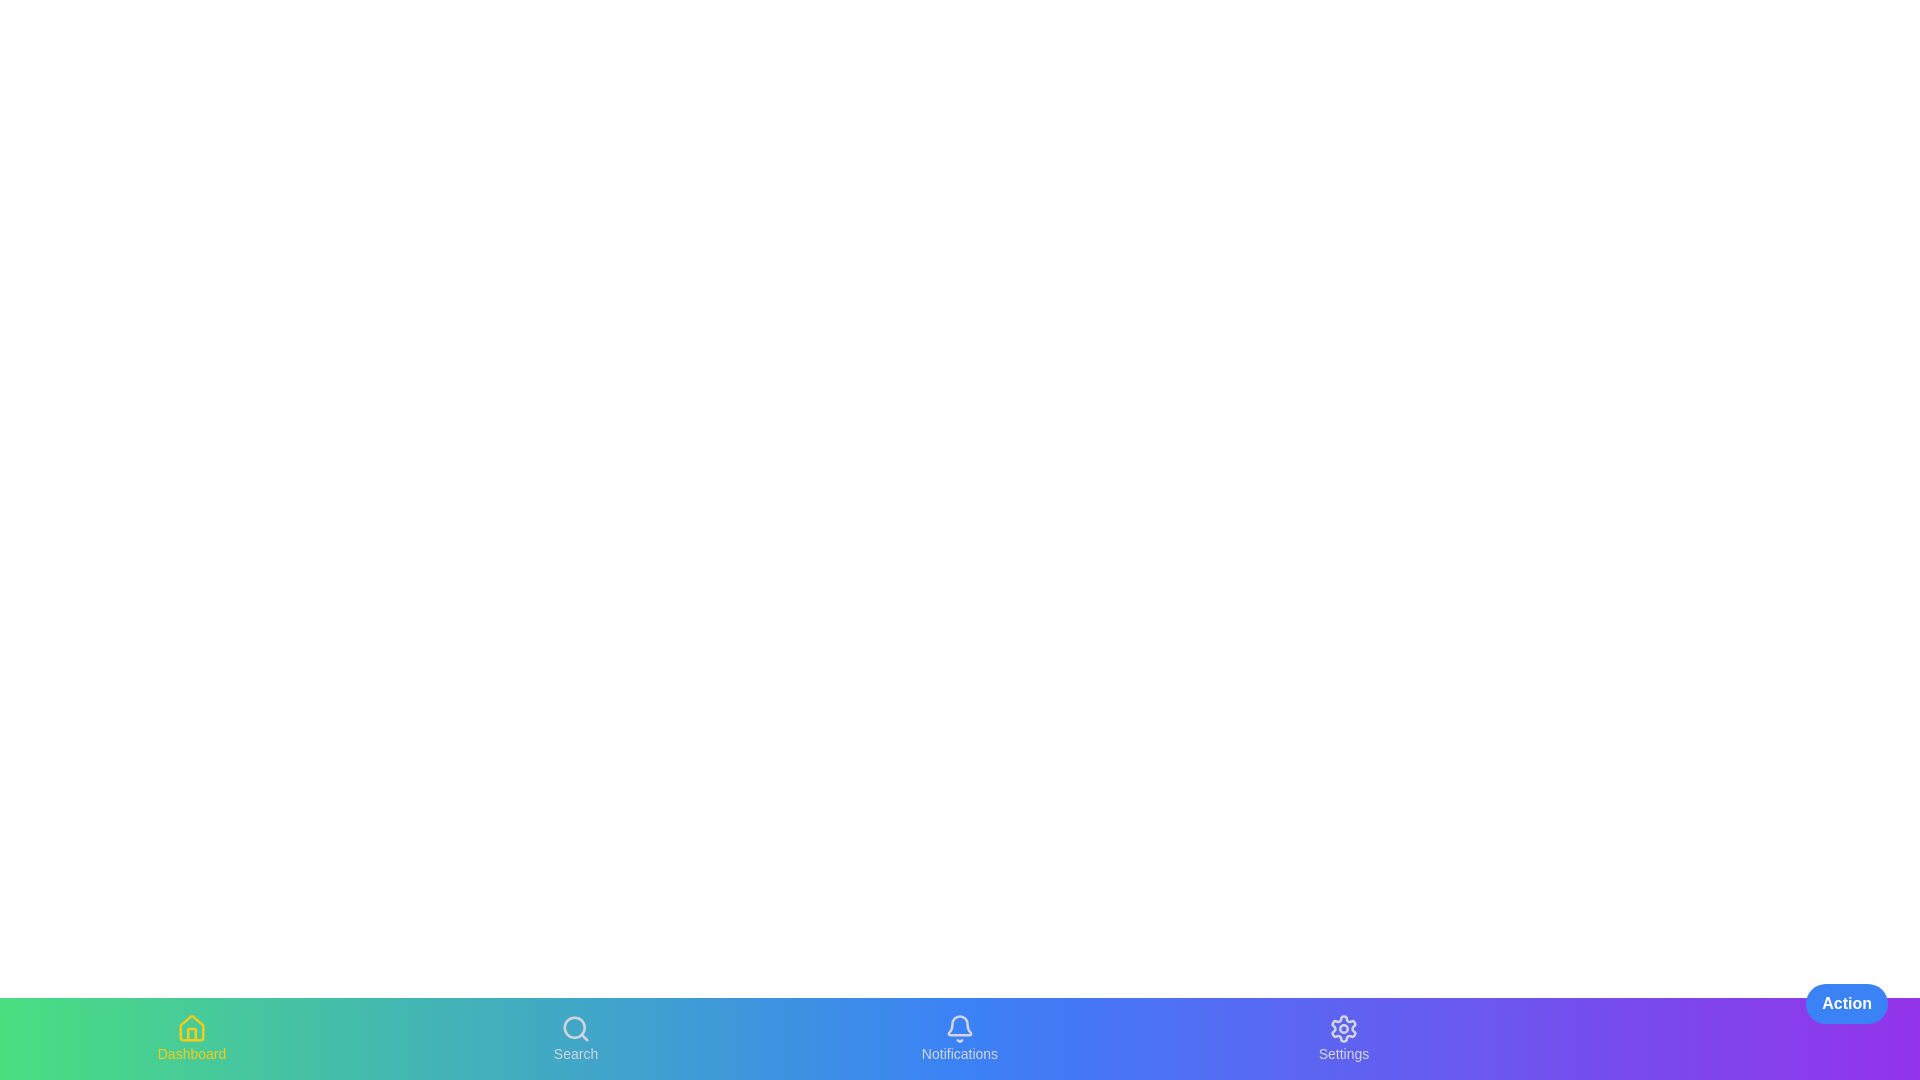 The height and width of the screenshot is (1080, 1920). Describe the element at coordinates (192, 1037) in the screenshot. I see `the navigation item labeled Dashboard` at that location.